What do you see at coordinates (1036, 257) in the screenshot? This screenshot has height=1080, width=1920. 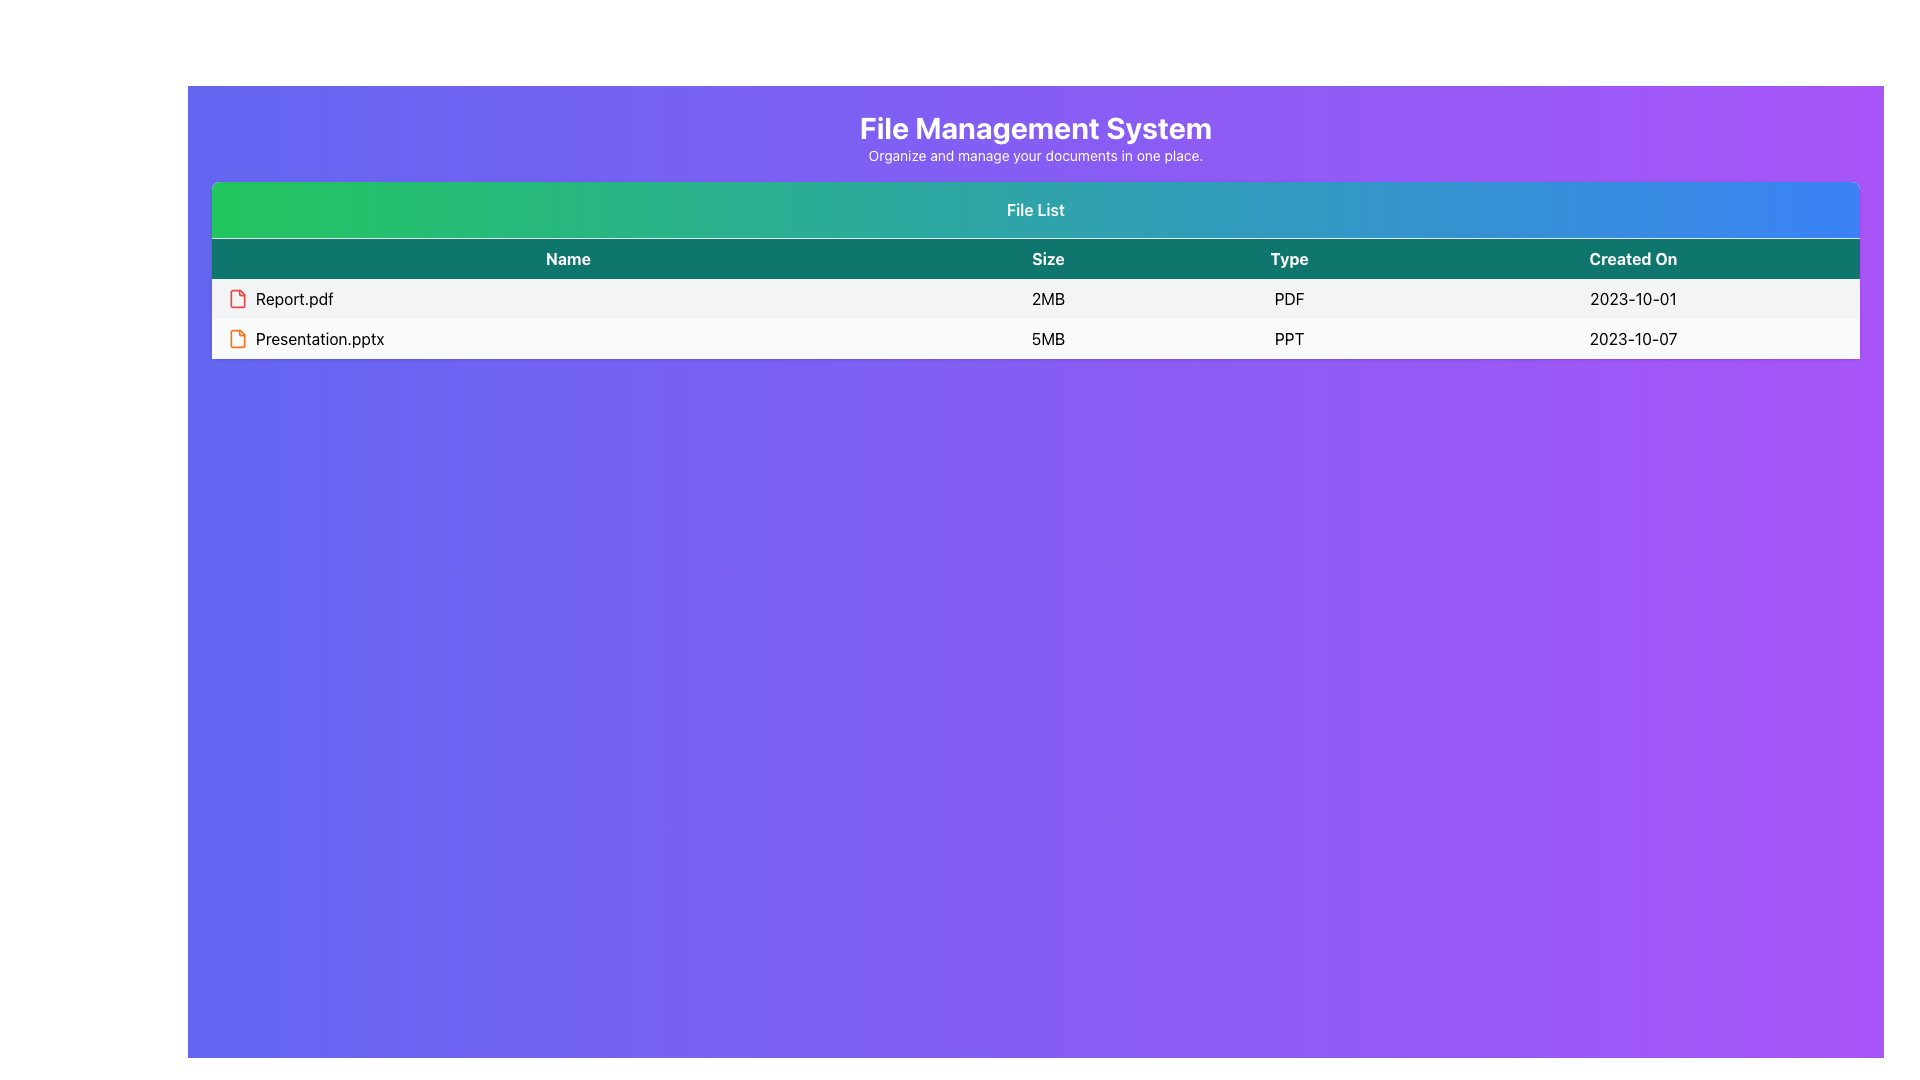 I see `the Table Header Row which displays the headers 'Name', 'Size', 'Type', and 'Created On' with a teal background and white text` at bounding box center [1036, 257].